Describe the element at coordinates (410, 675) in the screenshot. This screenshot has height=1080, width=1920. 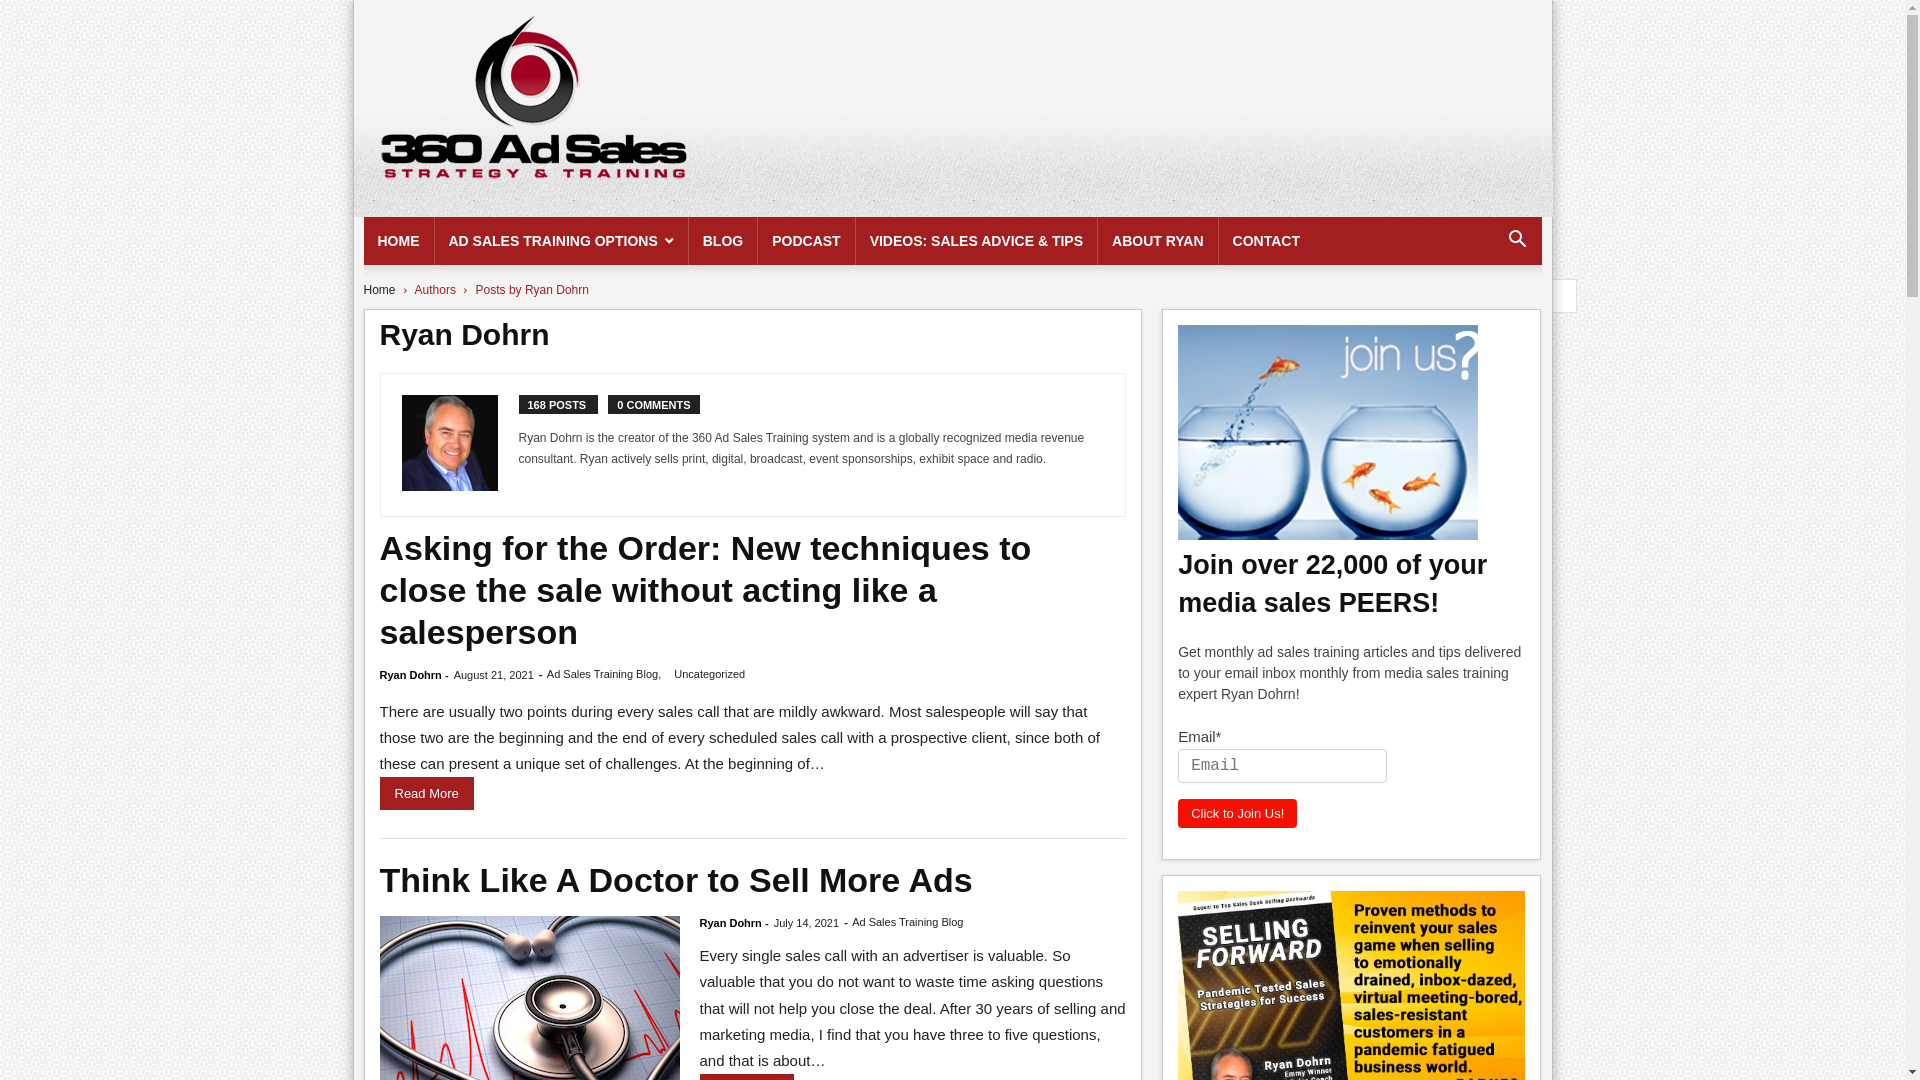
I see `'Ryan Dohrn'` at that location.